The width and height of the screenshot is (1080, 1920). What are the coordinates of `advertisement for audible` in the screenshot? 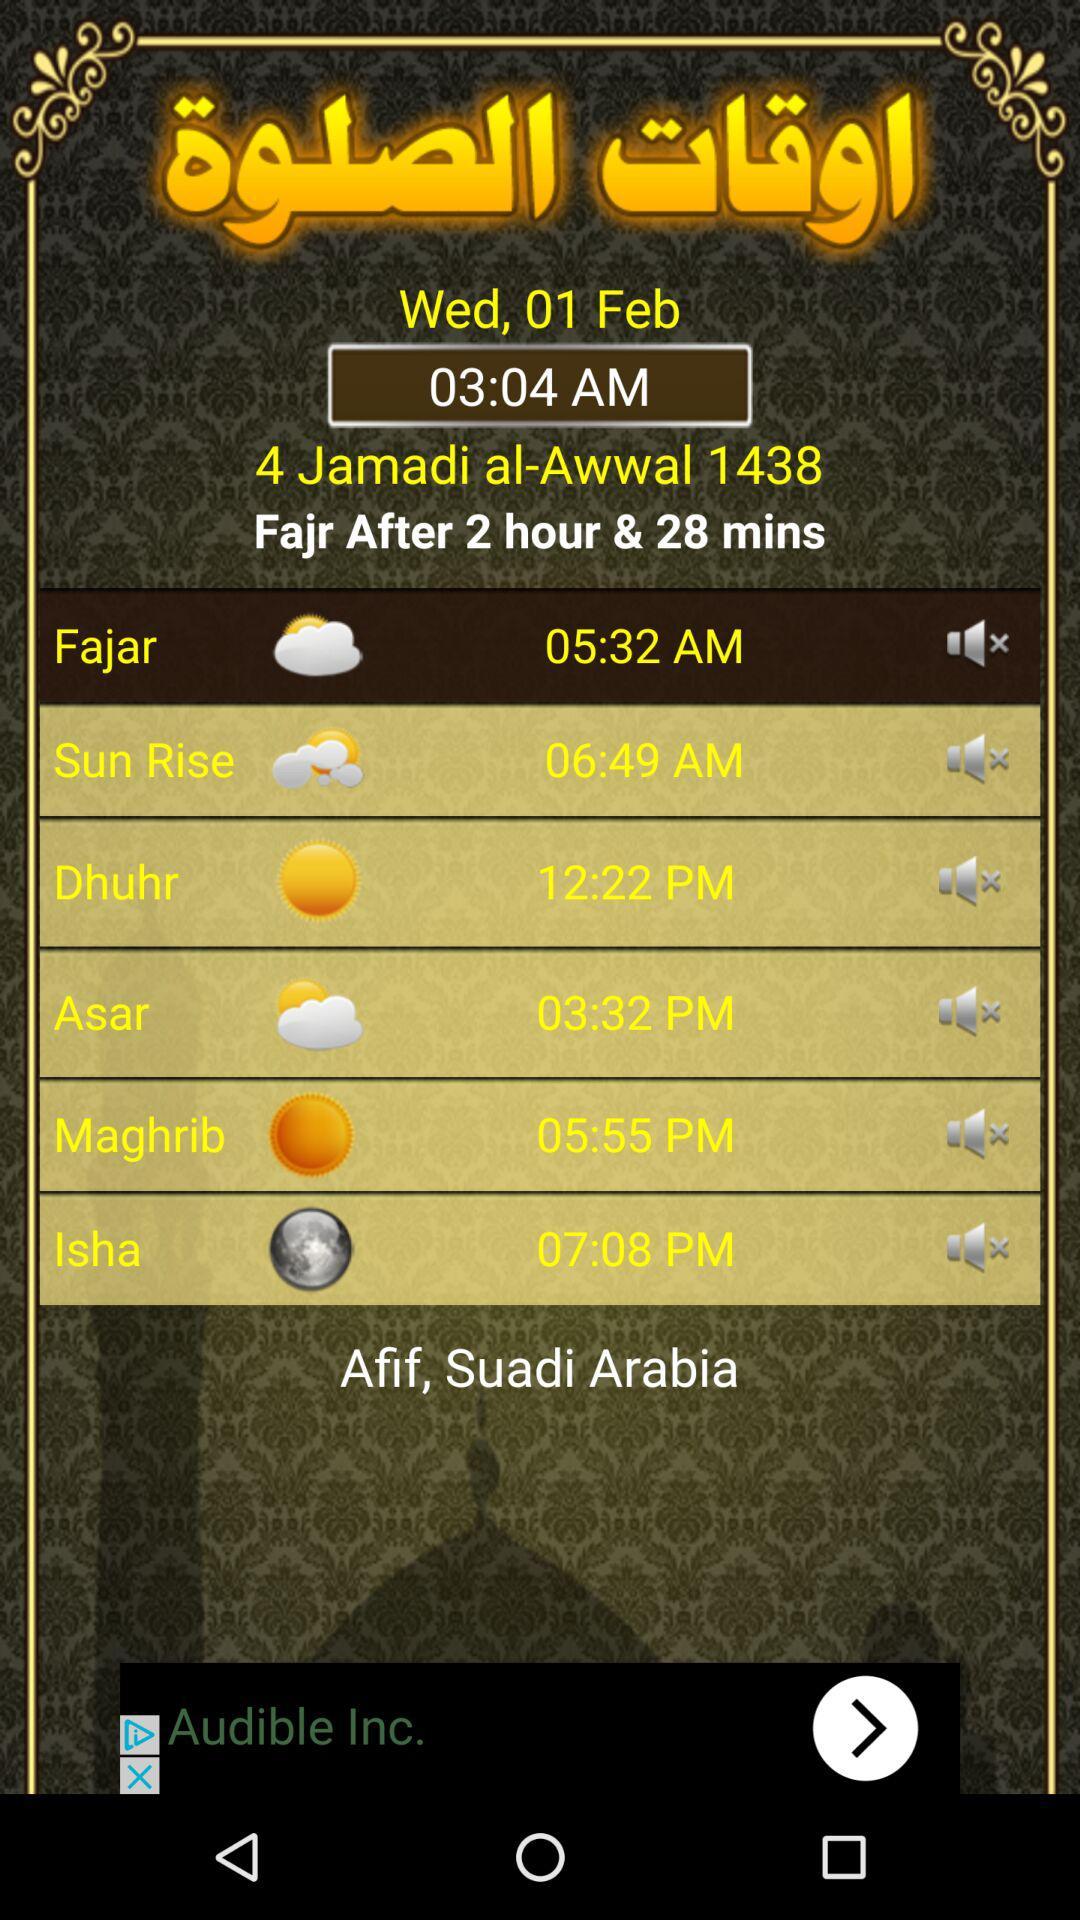 It's located at (540, 1727).